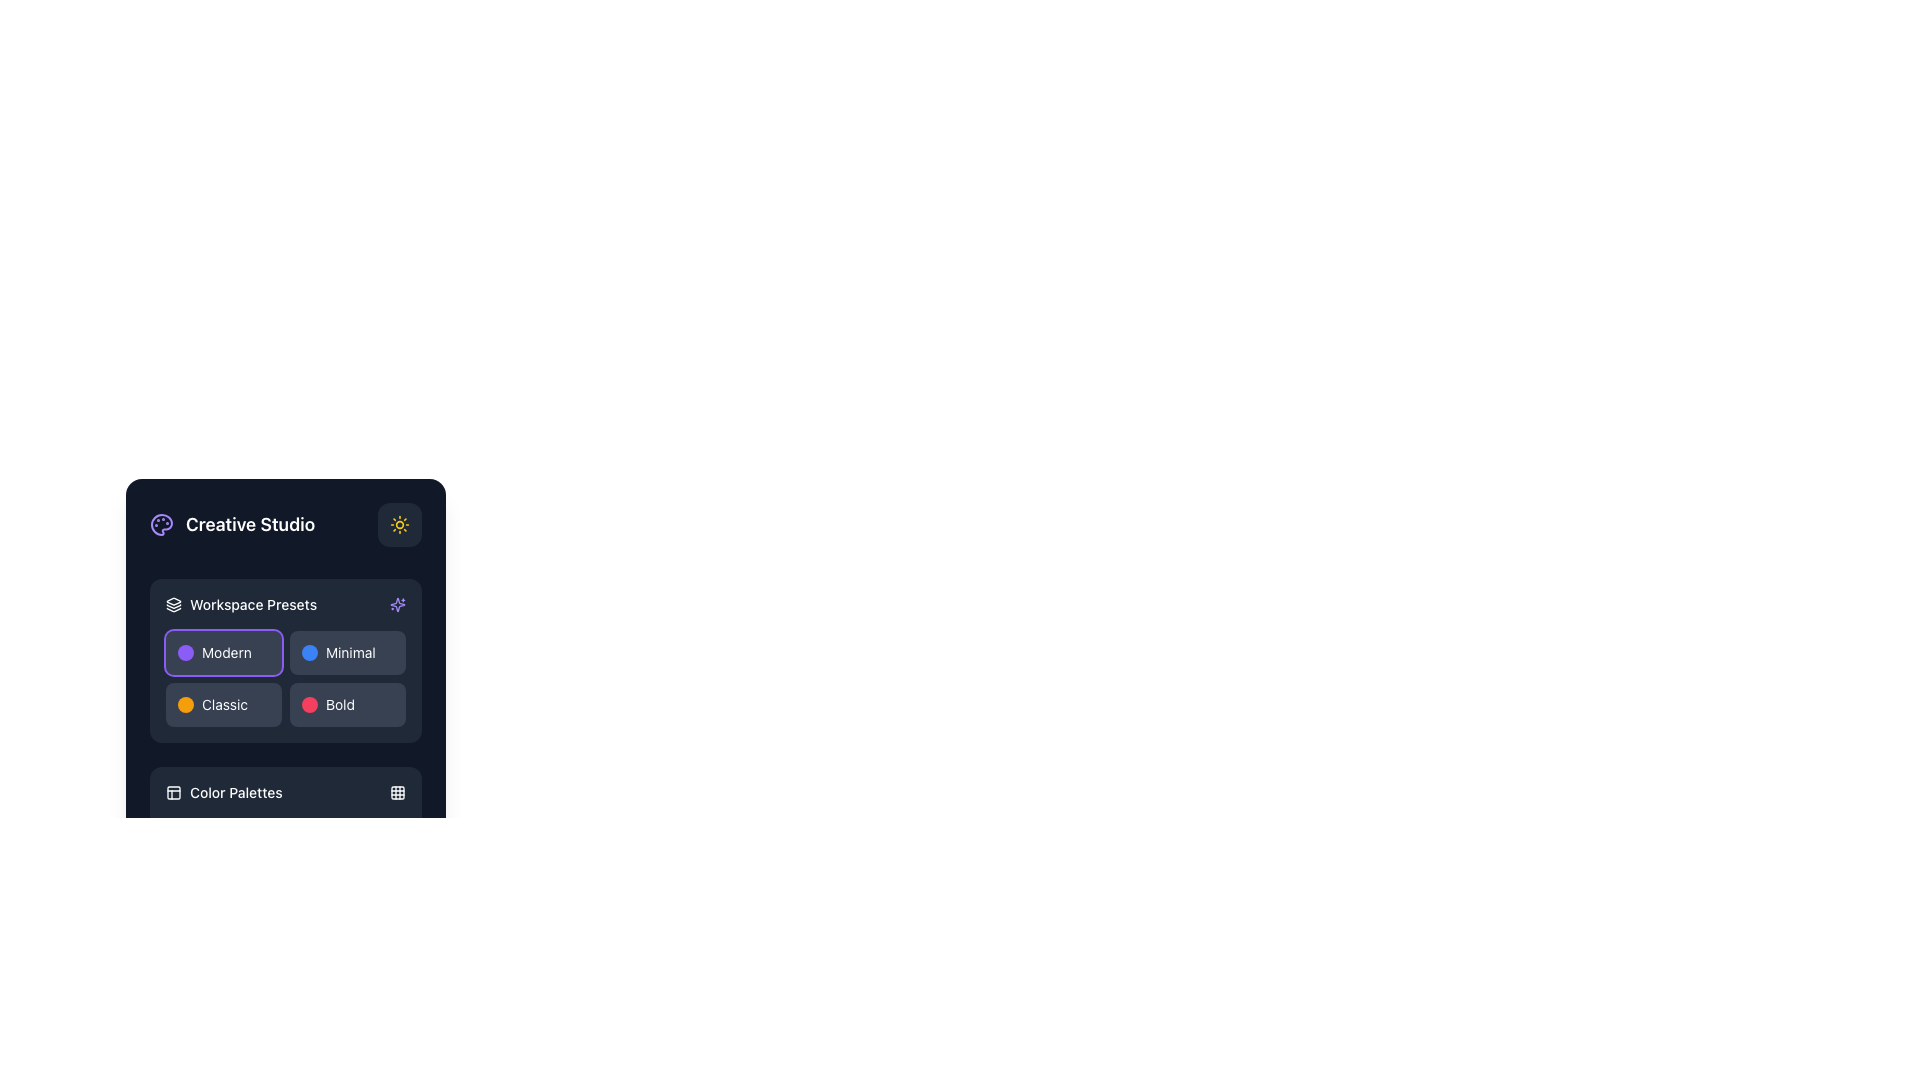 The image size is (1920, 1080). I want to click on the decorative icon located in the 'Workspace Presets' section, positioned to the far right of the row header, adjacent to the text label and other icons, so click(398, 604).